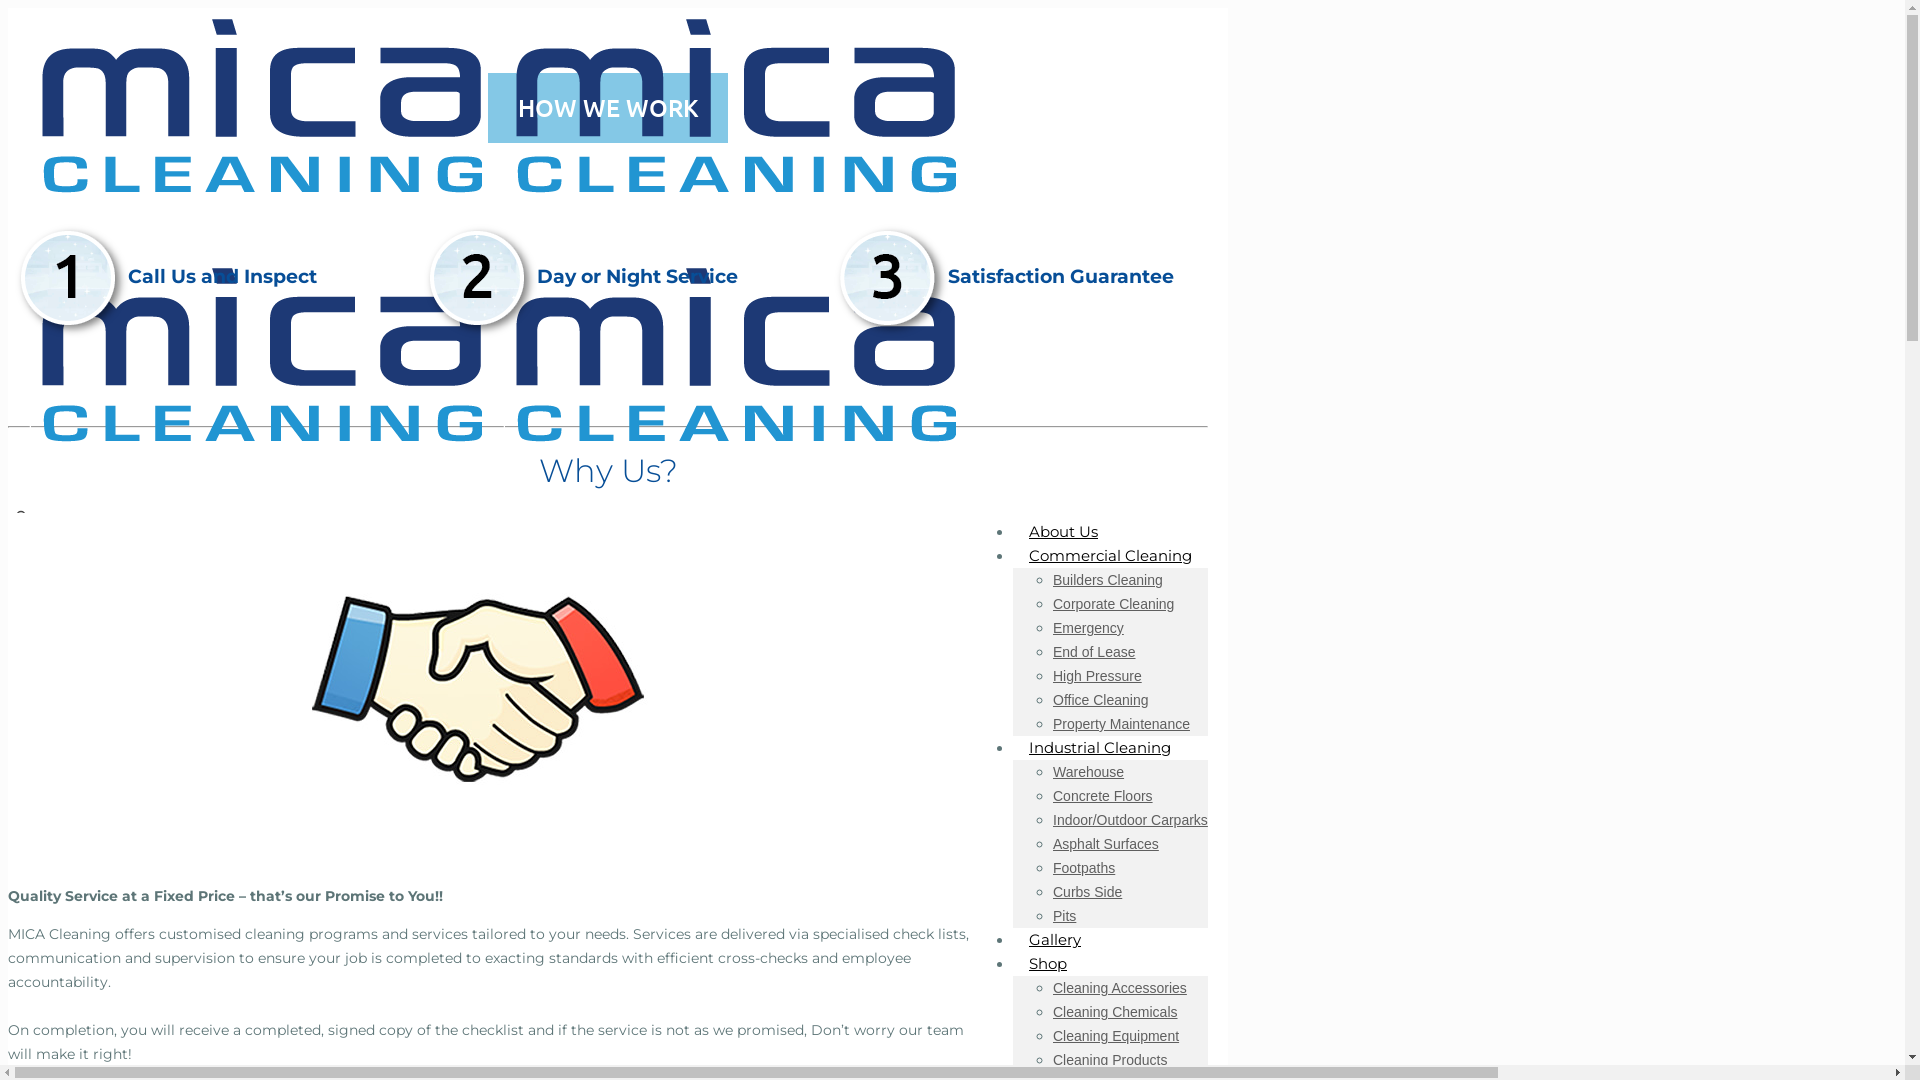 The width and height of the screenshot is (1920, 1080). What do you see at coordinates (1046, 962) in the screenshot?
I see `'Shop'` at bounding box center [1046, 962].